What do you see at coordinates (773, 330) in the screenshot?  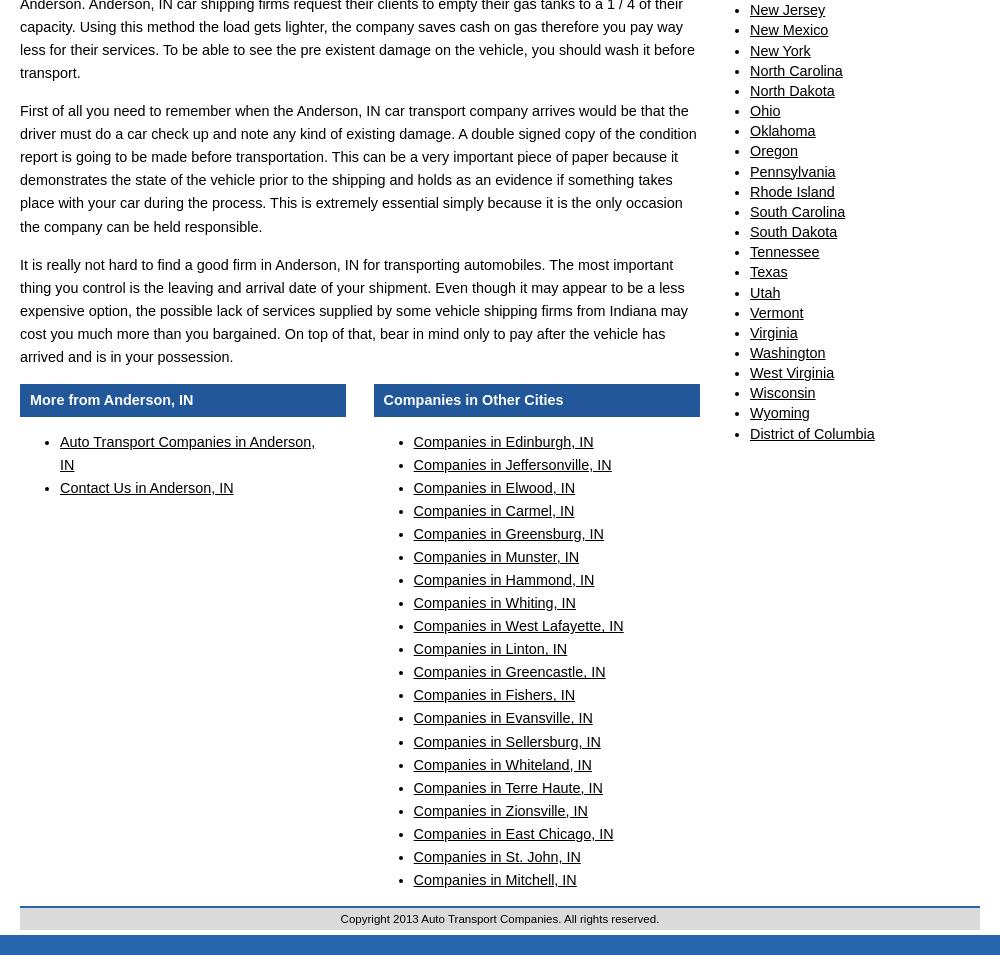 I see `'Virginia'` at bounding box center [773, 330].